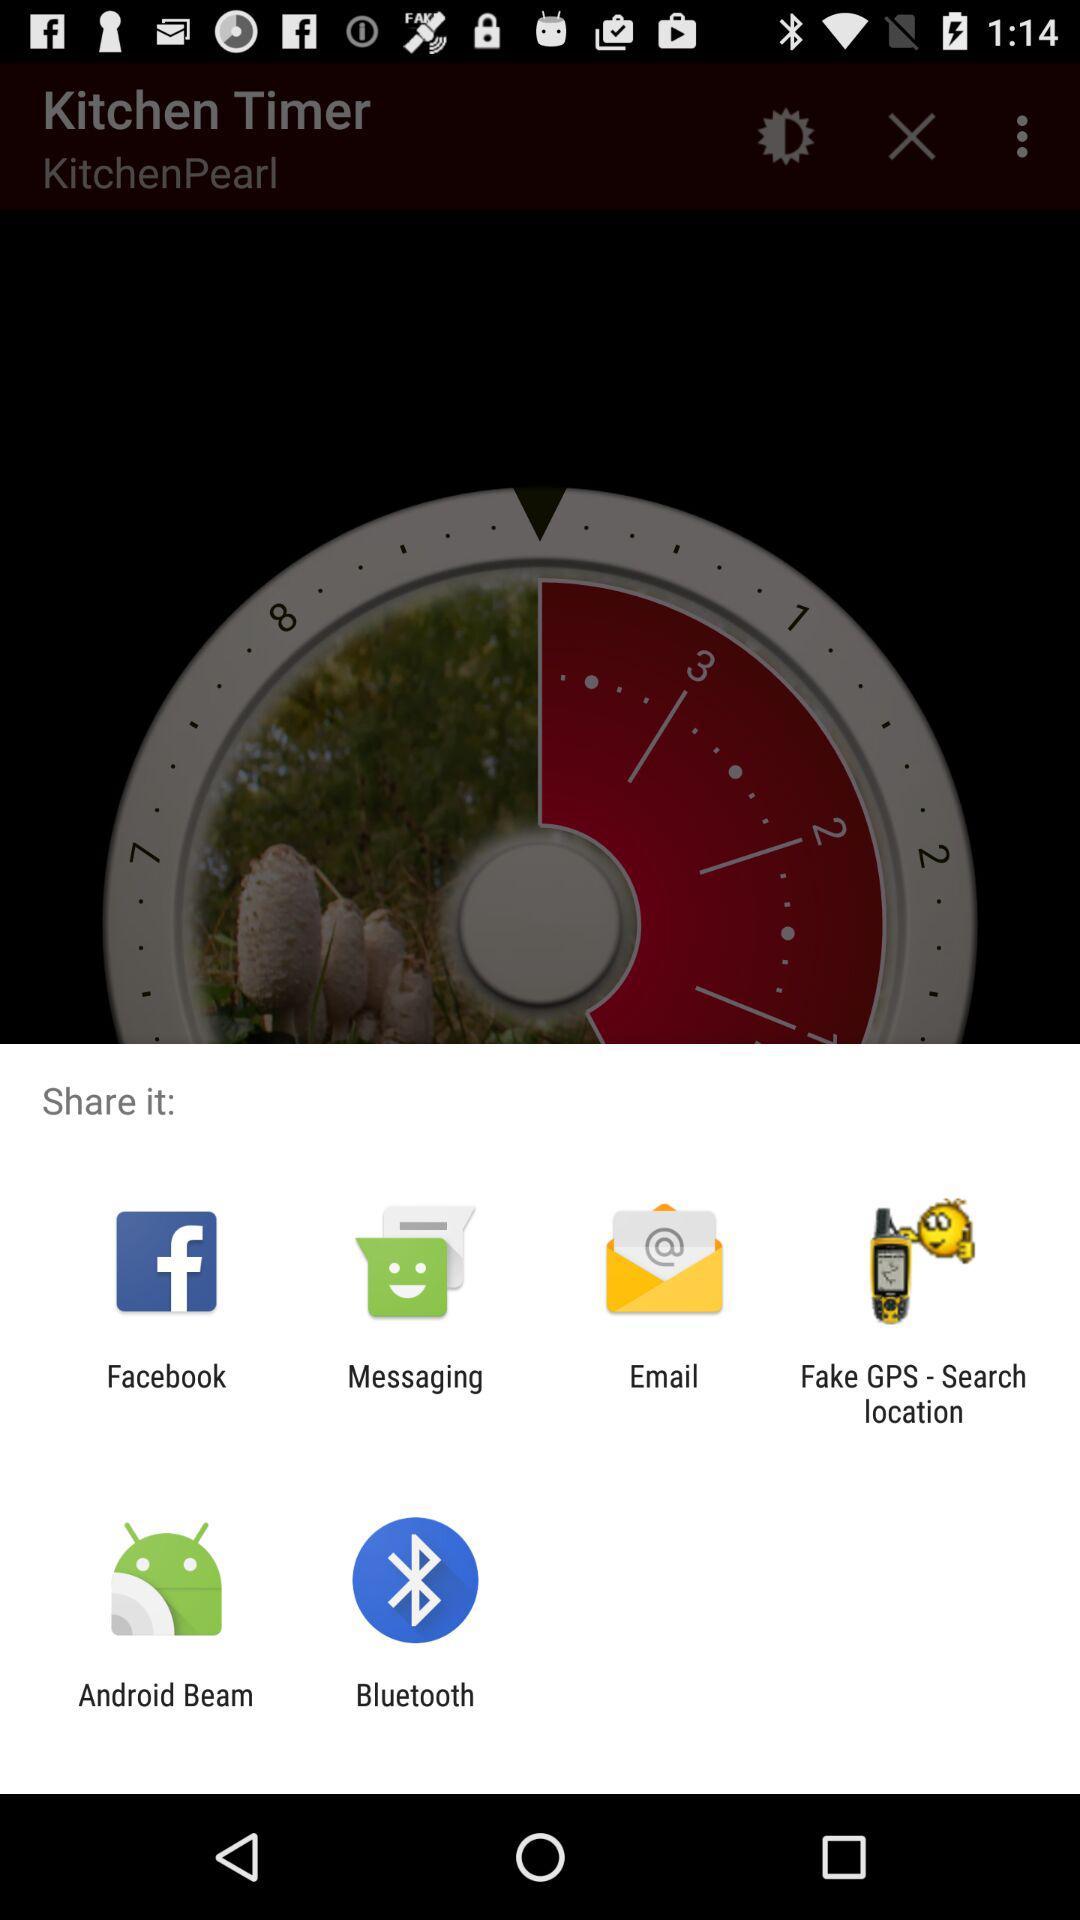 The image size is (1080, 1920). Describe the element at coordinates (913, 1392) in the screenshot. I see `item at the bottom right corner` at that location.